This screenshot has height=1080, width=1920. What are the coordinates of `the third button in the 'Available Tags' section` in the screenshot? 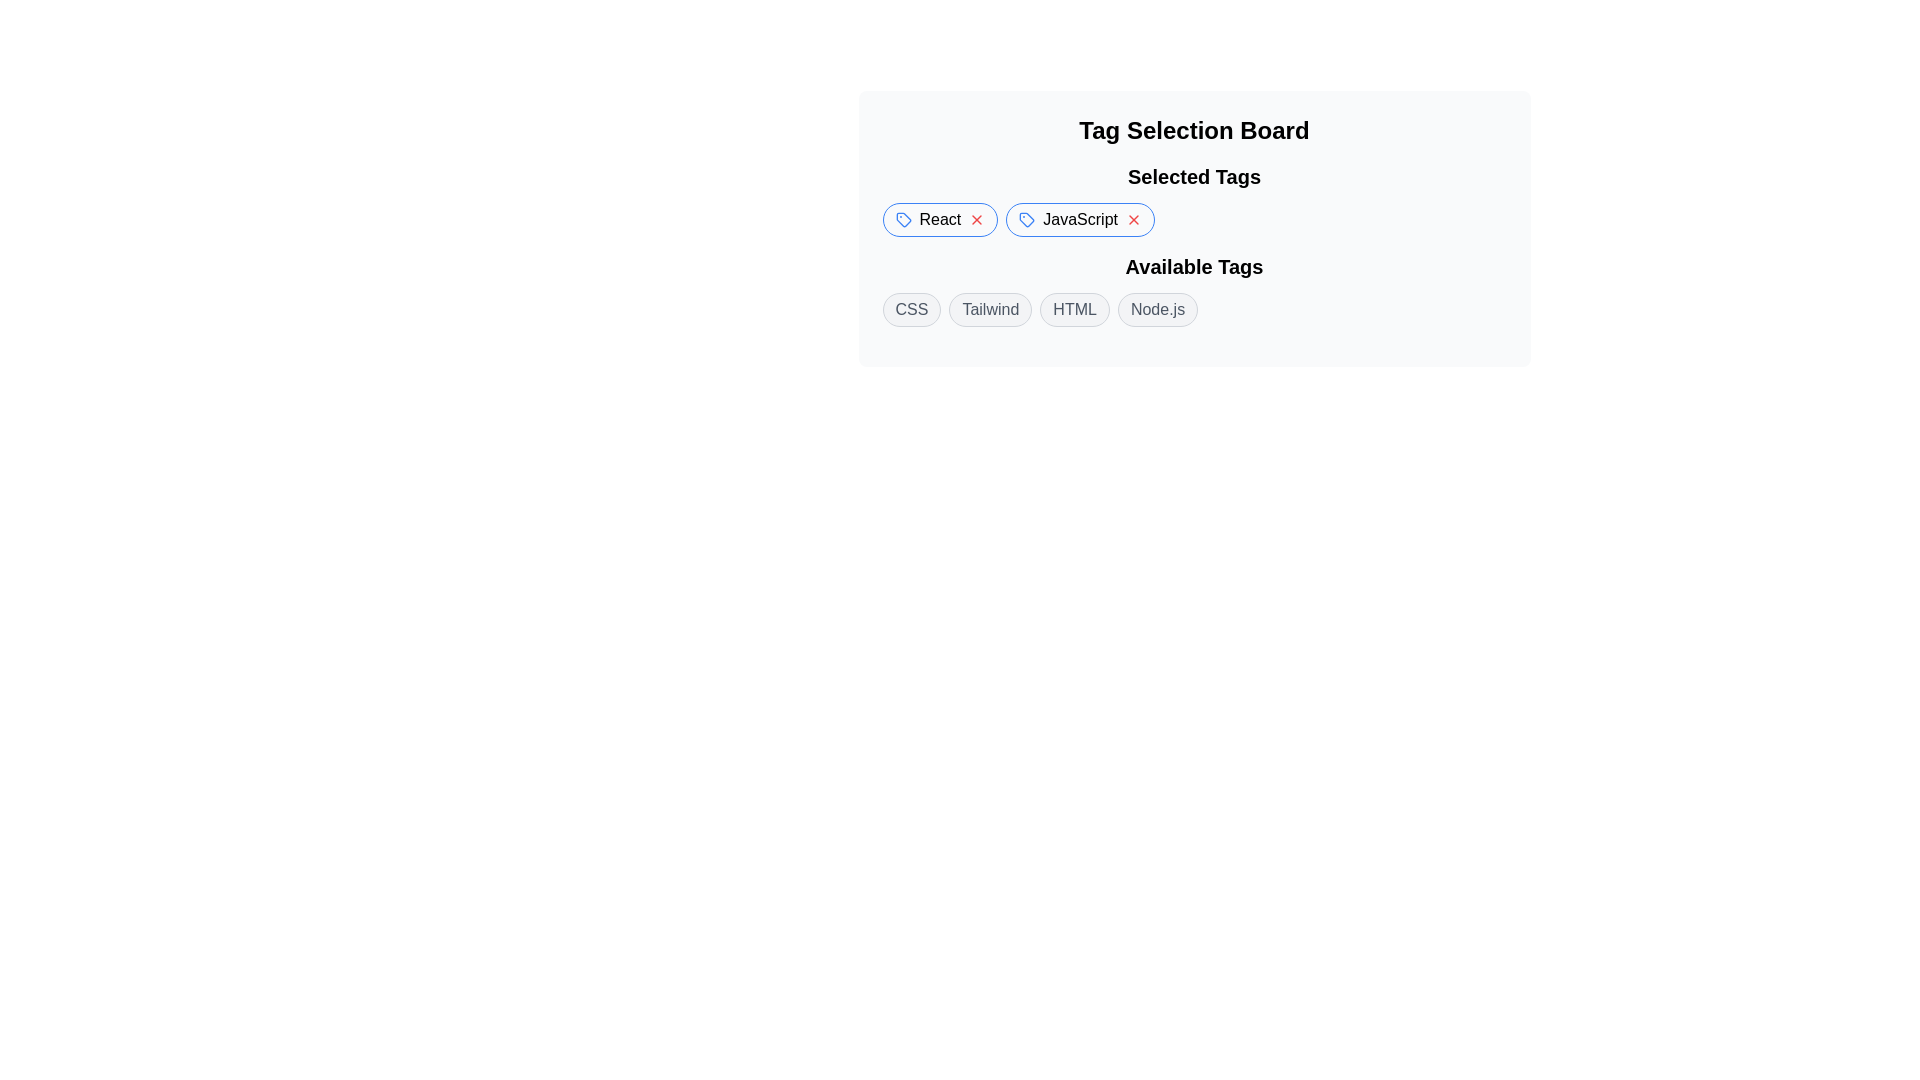 It's located at (1074, 309).